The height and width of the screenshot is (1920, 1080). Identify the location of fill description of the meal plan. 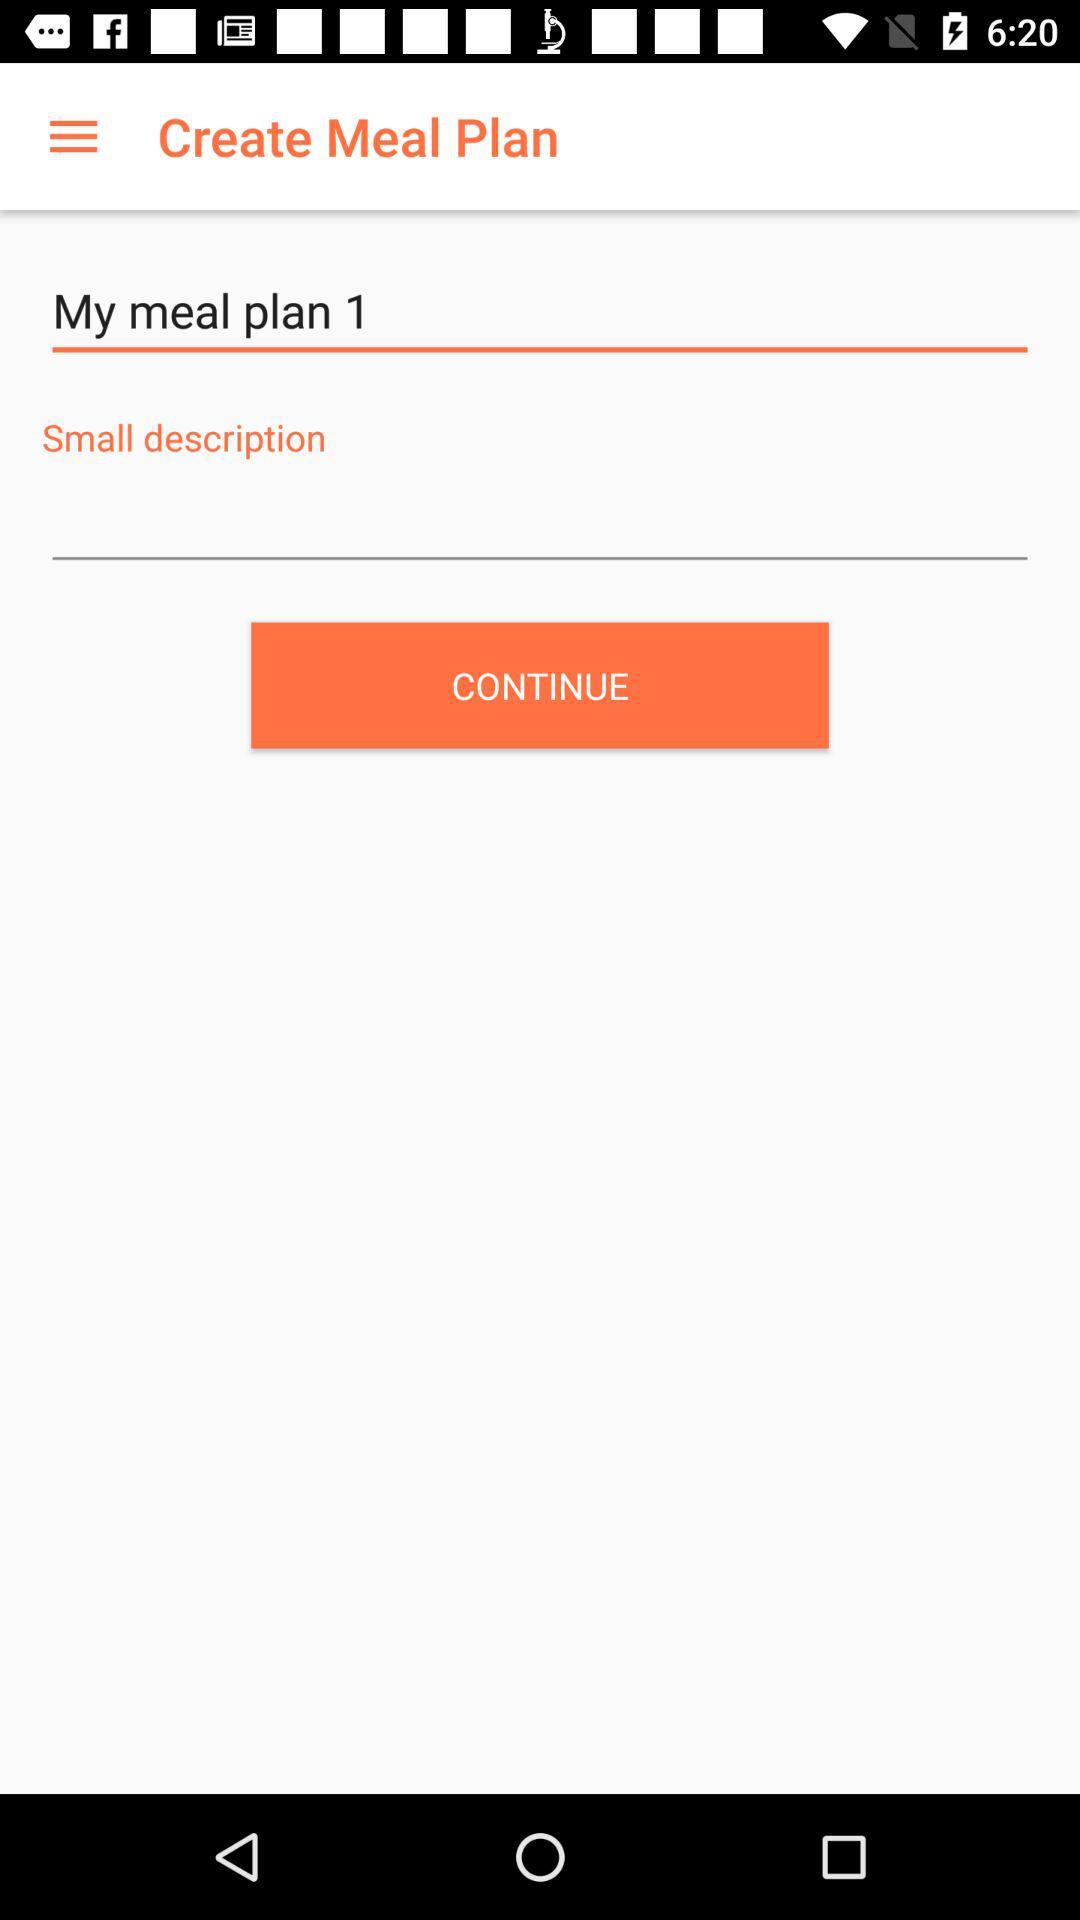
(540, 521).